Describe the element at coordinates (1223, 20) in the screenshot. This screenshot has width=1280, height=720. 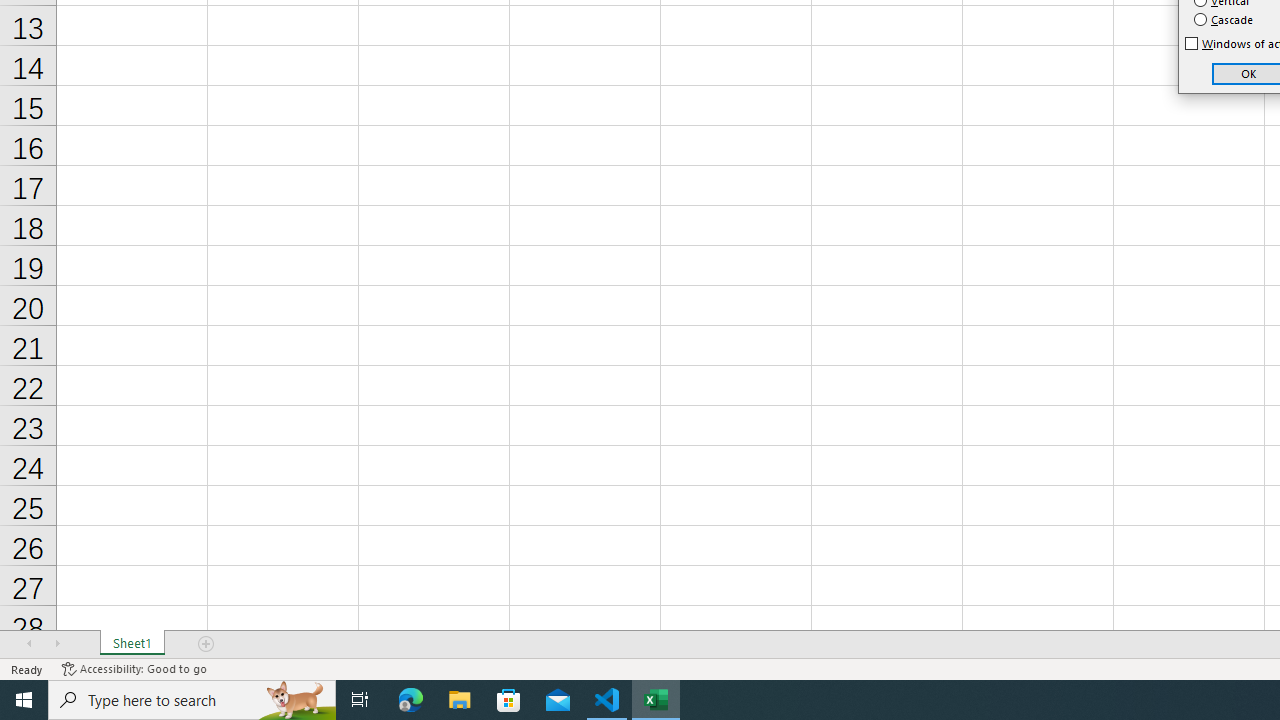
I see `'Cascade'` at that location.